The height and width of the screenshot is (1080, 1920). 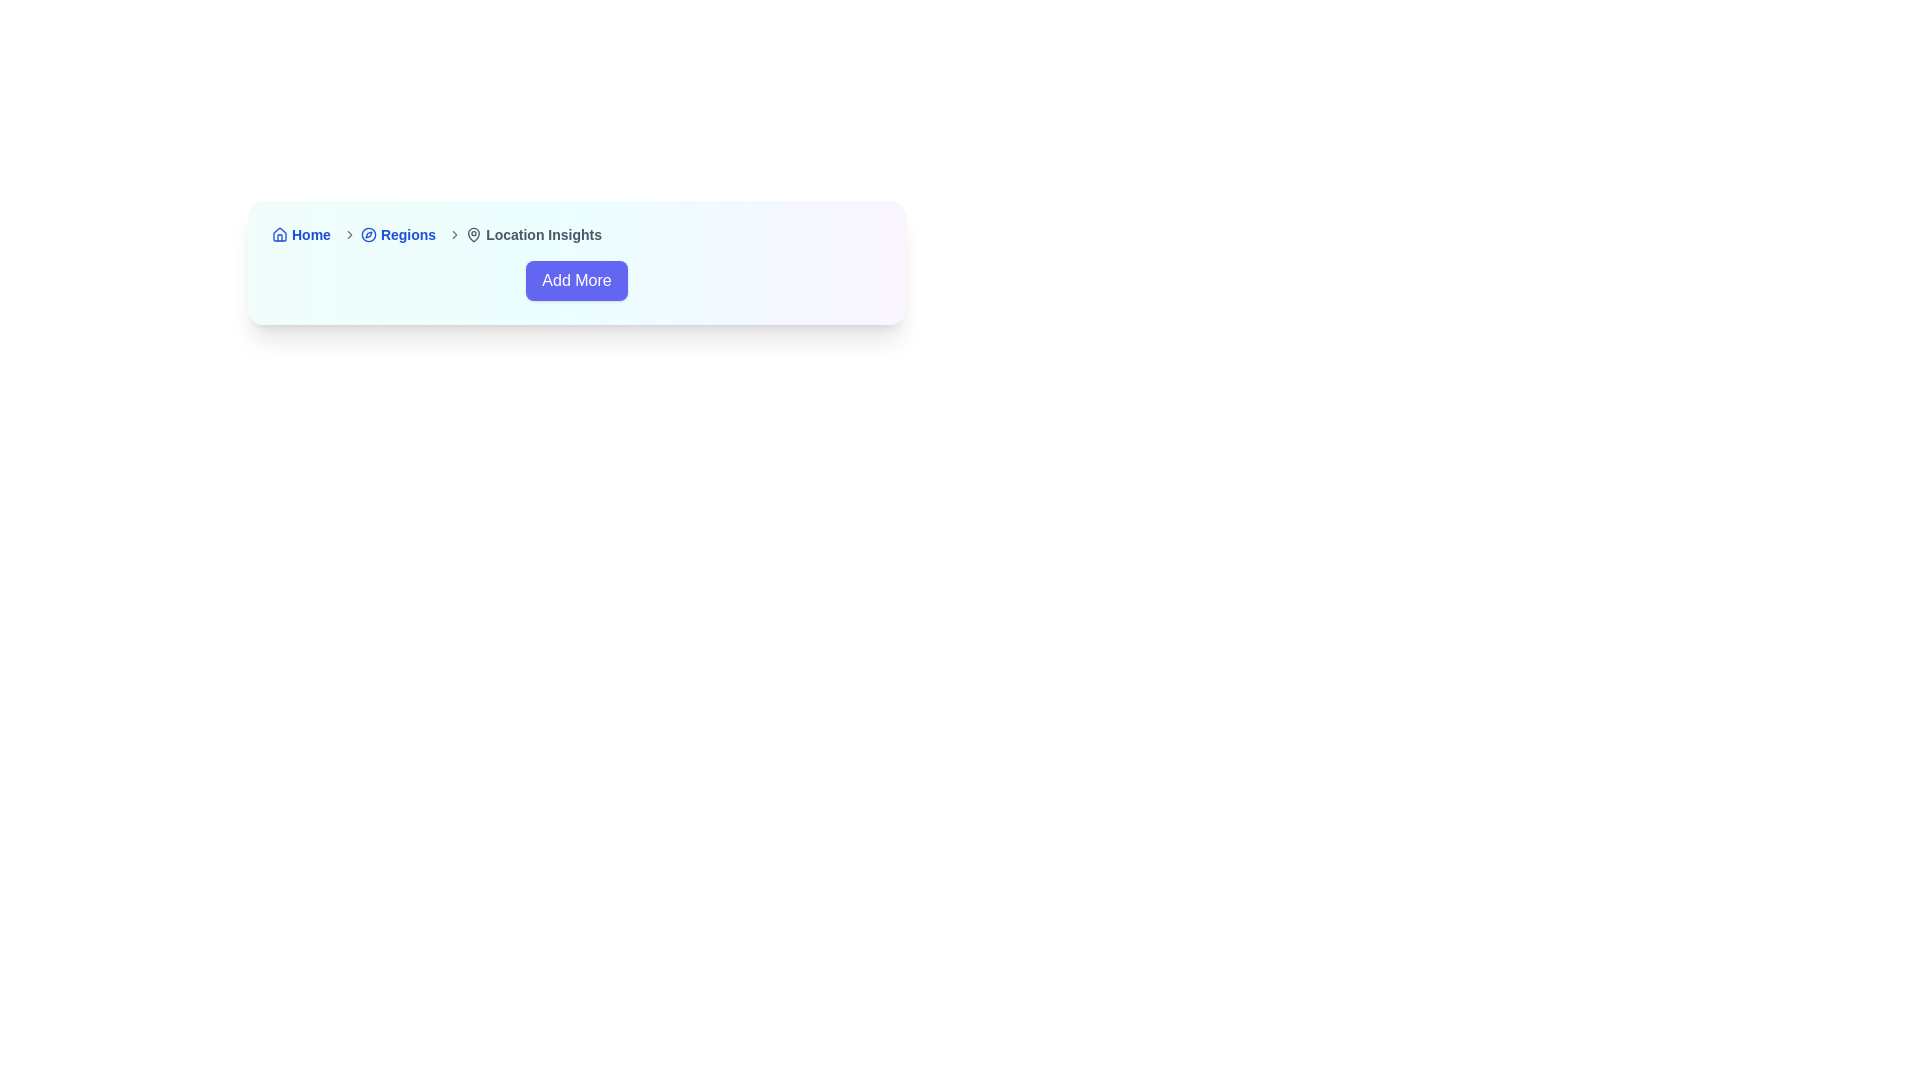 What do you see at coordinates (300, 234) in the screenshot?
I see `the 'Home' link in the breadcrumb navigation bar at the top of the card to underline the text` at bounding box center [300, 234].